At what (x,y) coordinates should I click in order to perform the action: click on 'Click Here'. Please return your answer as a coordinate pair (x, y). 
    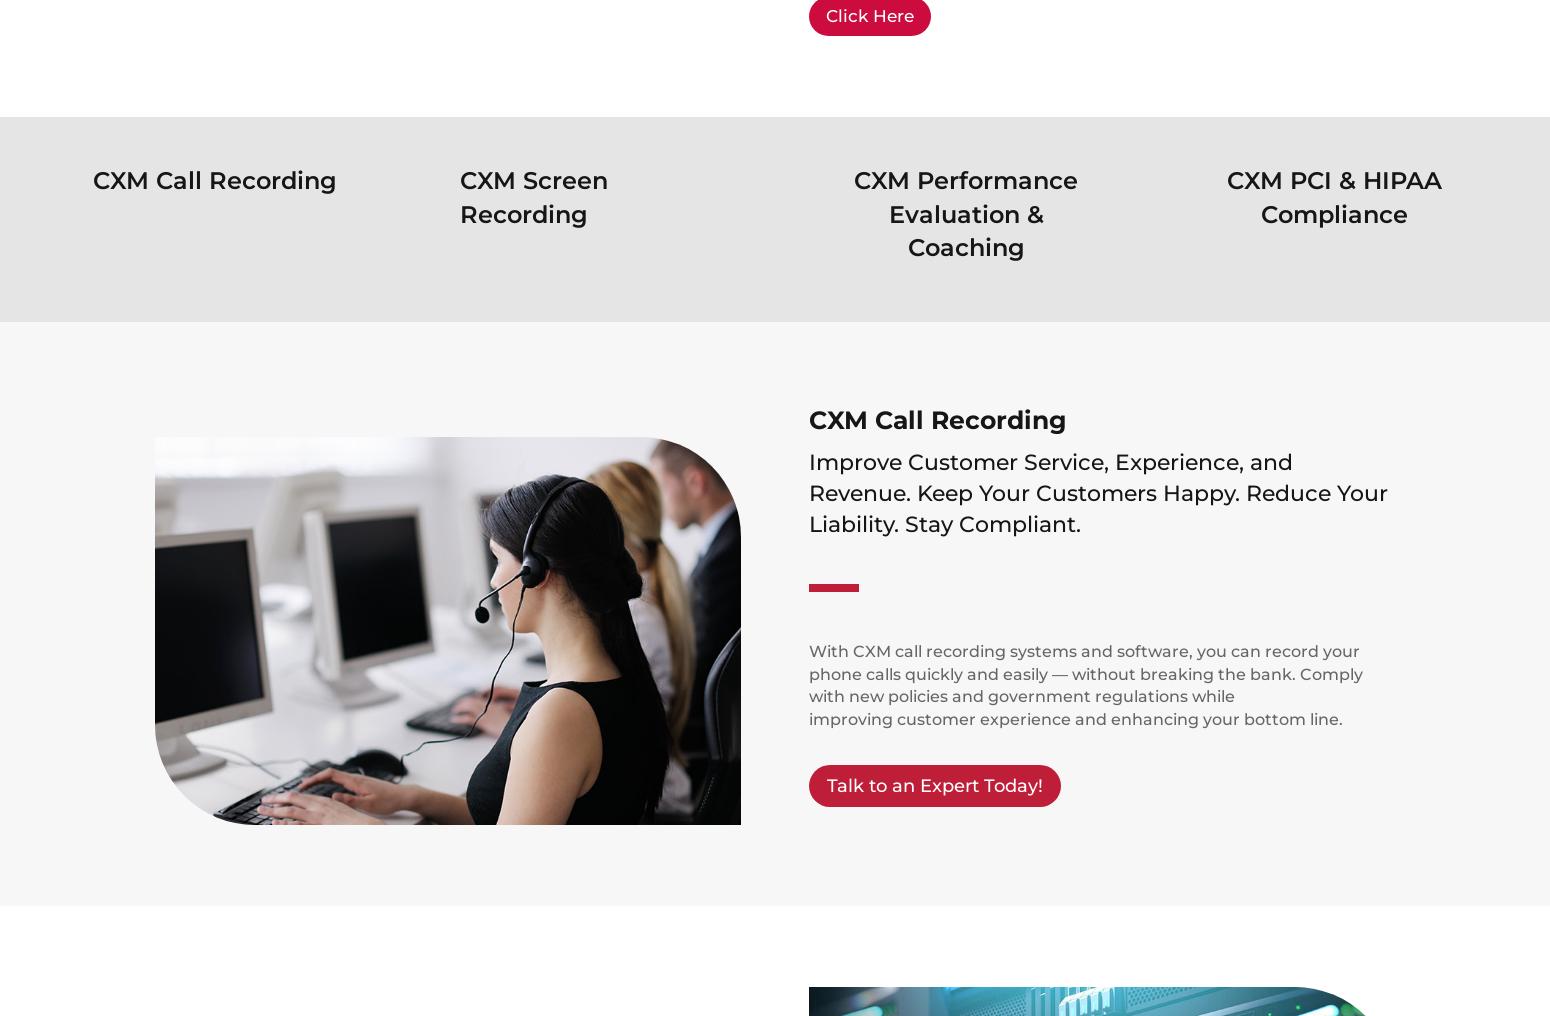
    Looking at the image, I should click on (870, 14).